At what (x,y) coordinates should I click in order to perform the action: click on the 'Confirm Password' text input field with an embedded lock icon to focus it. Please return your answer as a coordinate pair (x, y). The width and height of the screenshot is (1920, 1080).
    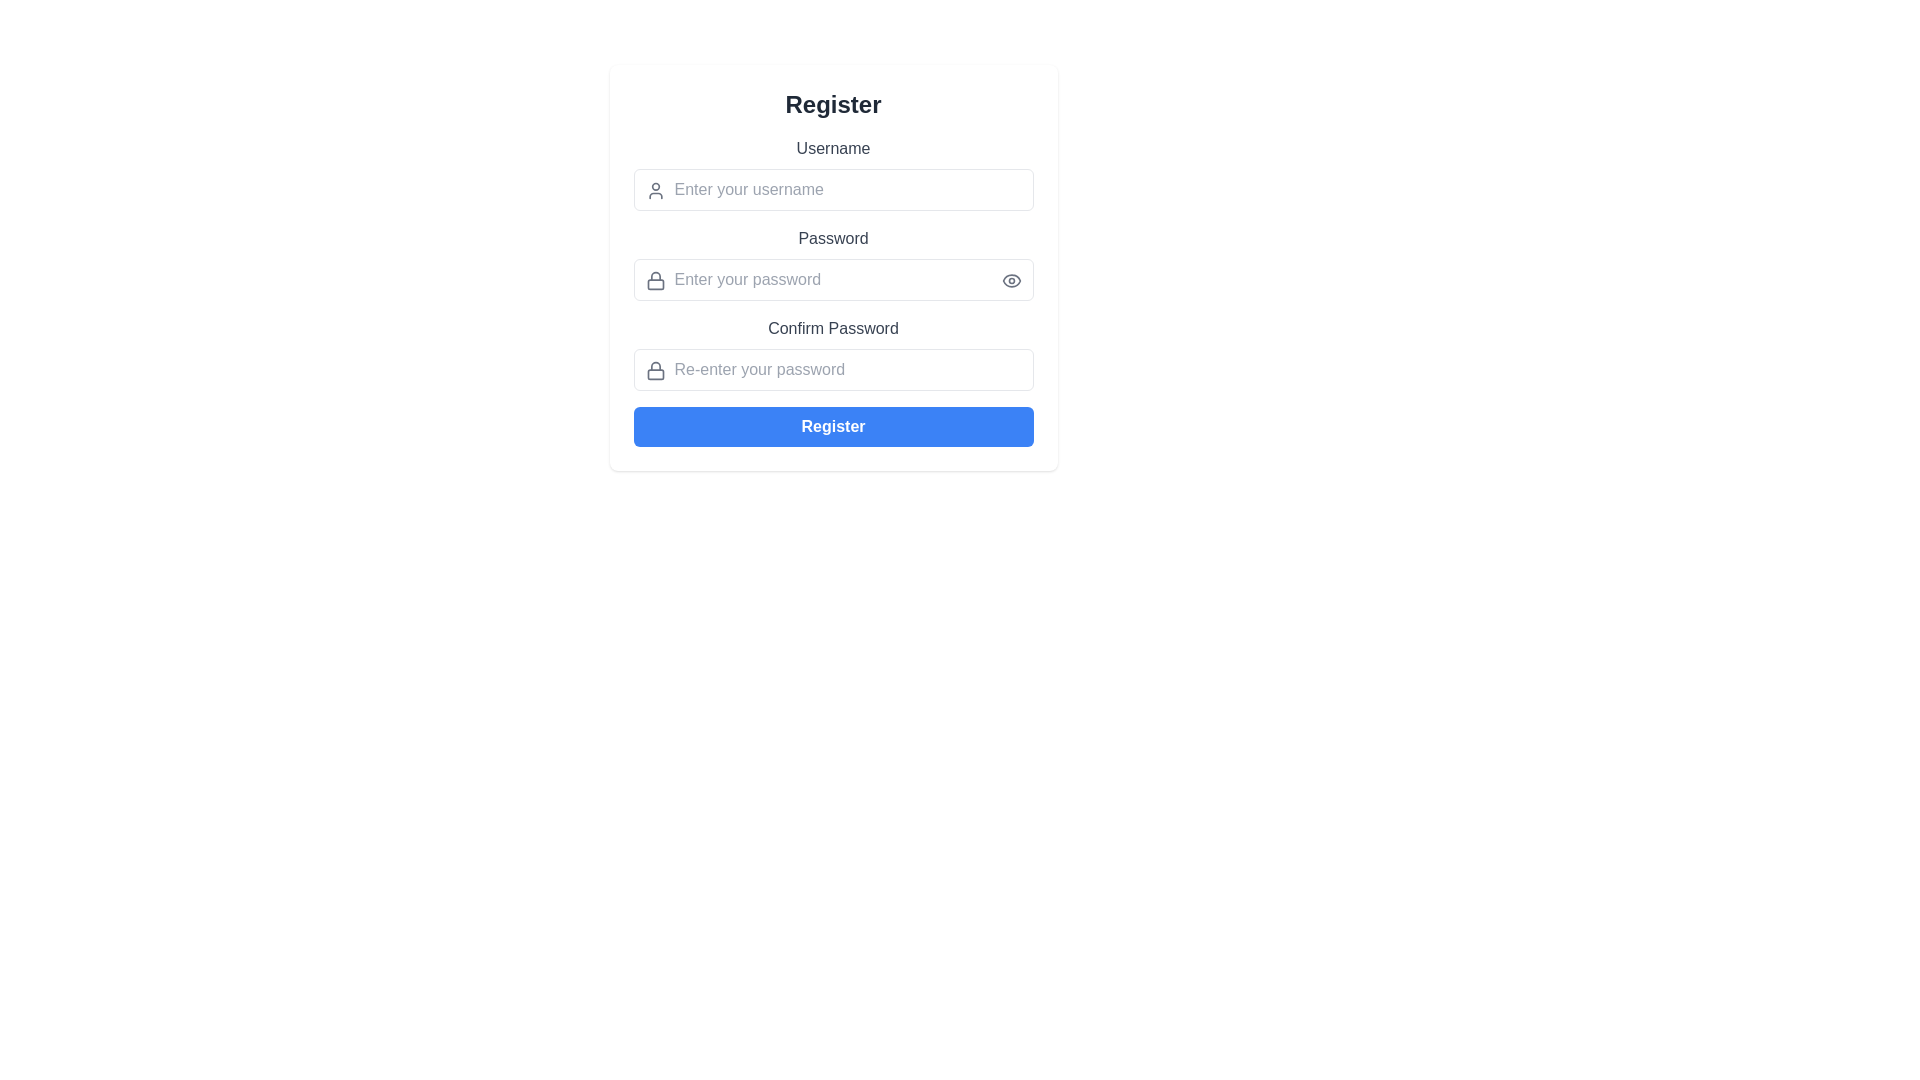
    Looking at the image, I should click on (833, 370).